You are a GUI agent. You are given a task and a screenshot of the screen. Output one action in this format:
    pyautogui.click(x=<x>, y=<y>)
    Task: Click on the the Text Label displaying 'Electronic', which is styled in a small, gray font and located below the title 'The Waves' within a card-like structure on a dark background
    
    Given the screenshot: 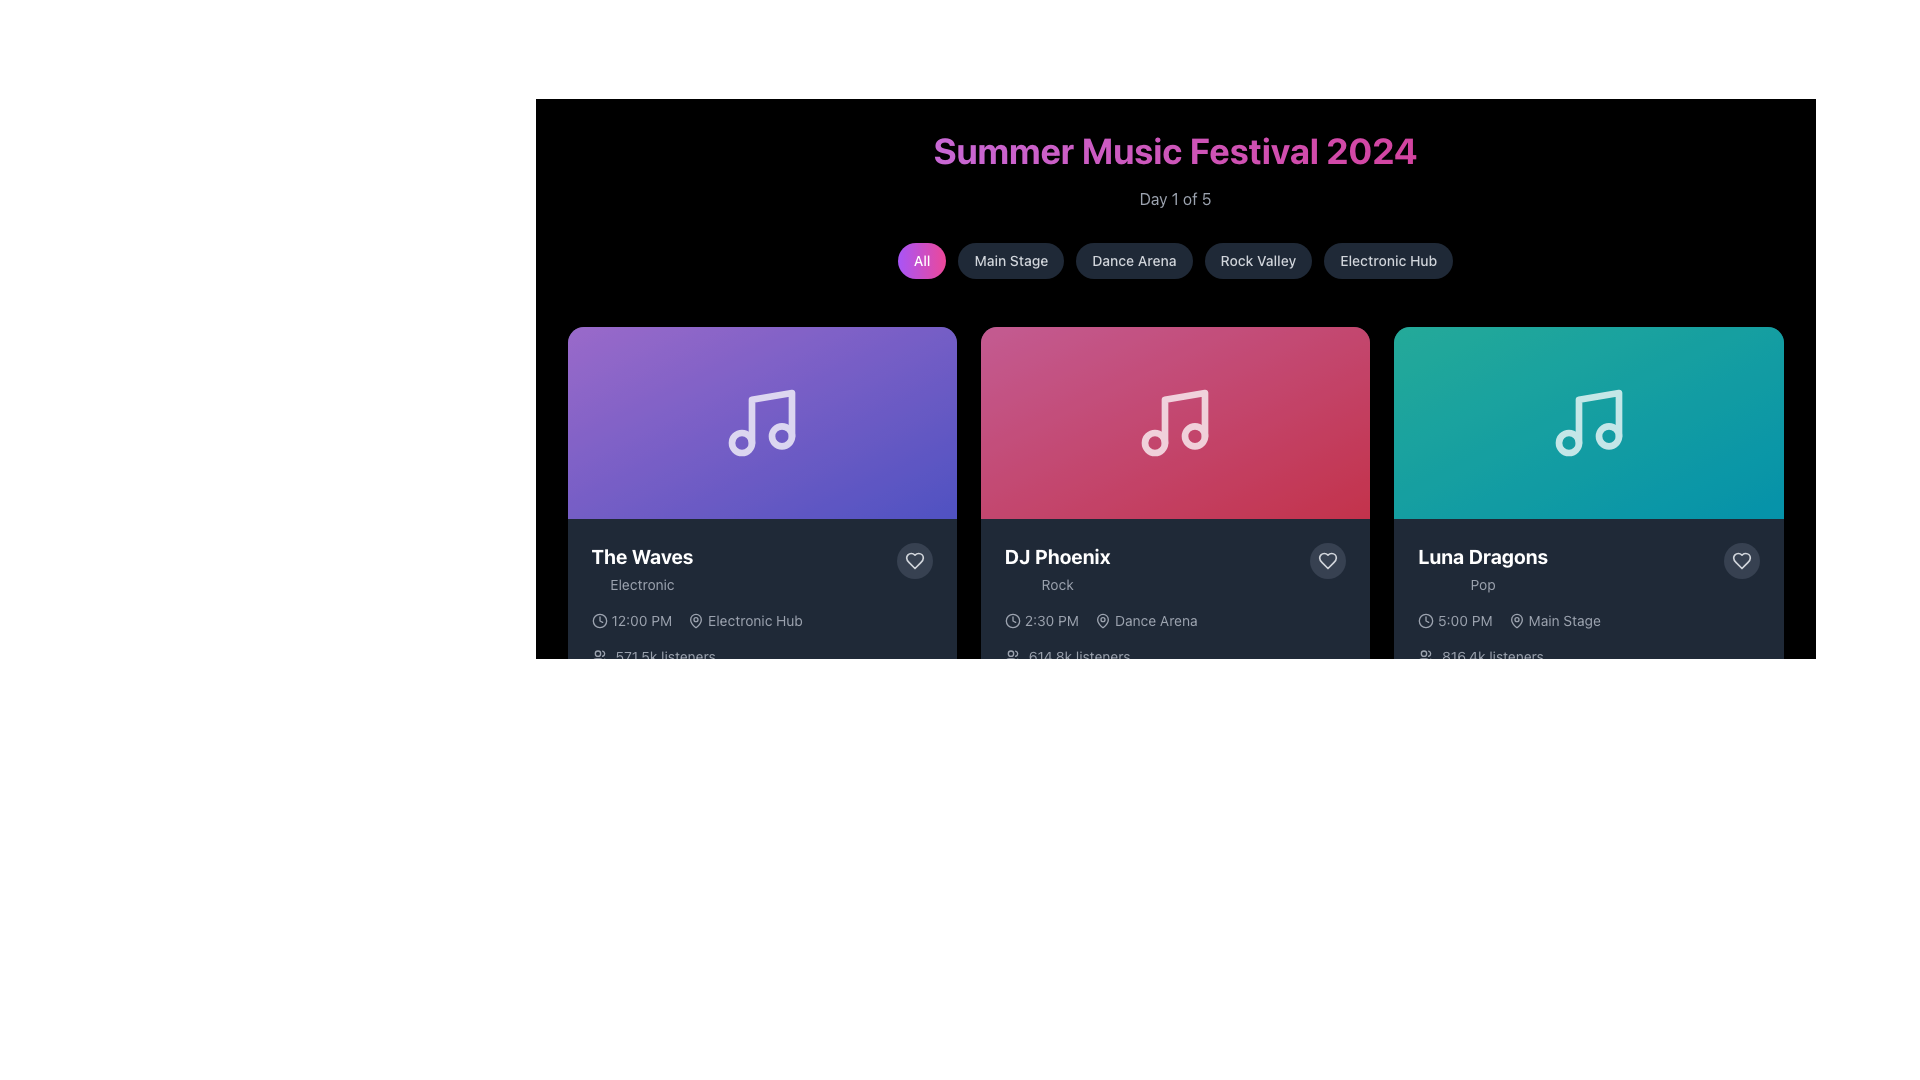 What is the action you would take?
    pyautogui.click(x=642, y=585)
    